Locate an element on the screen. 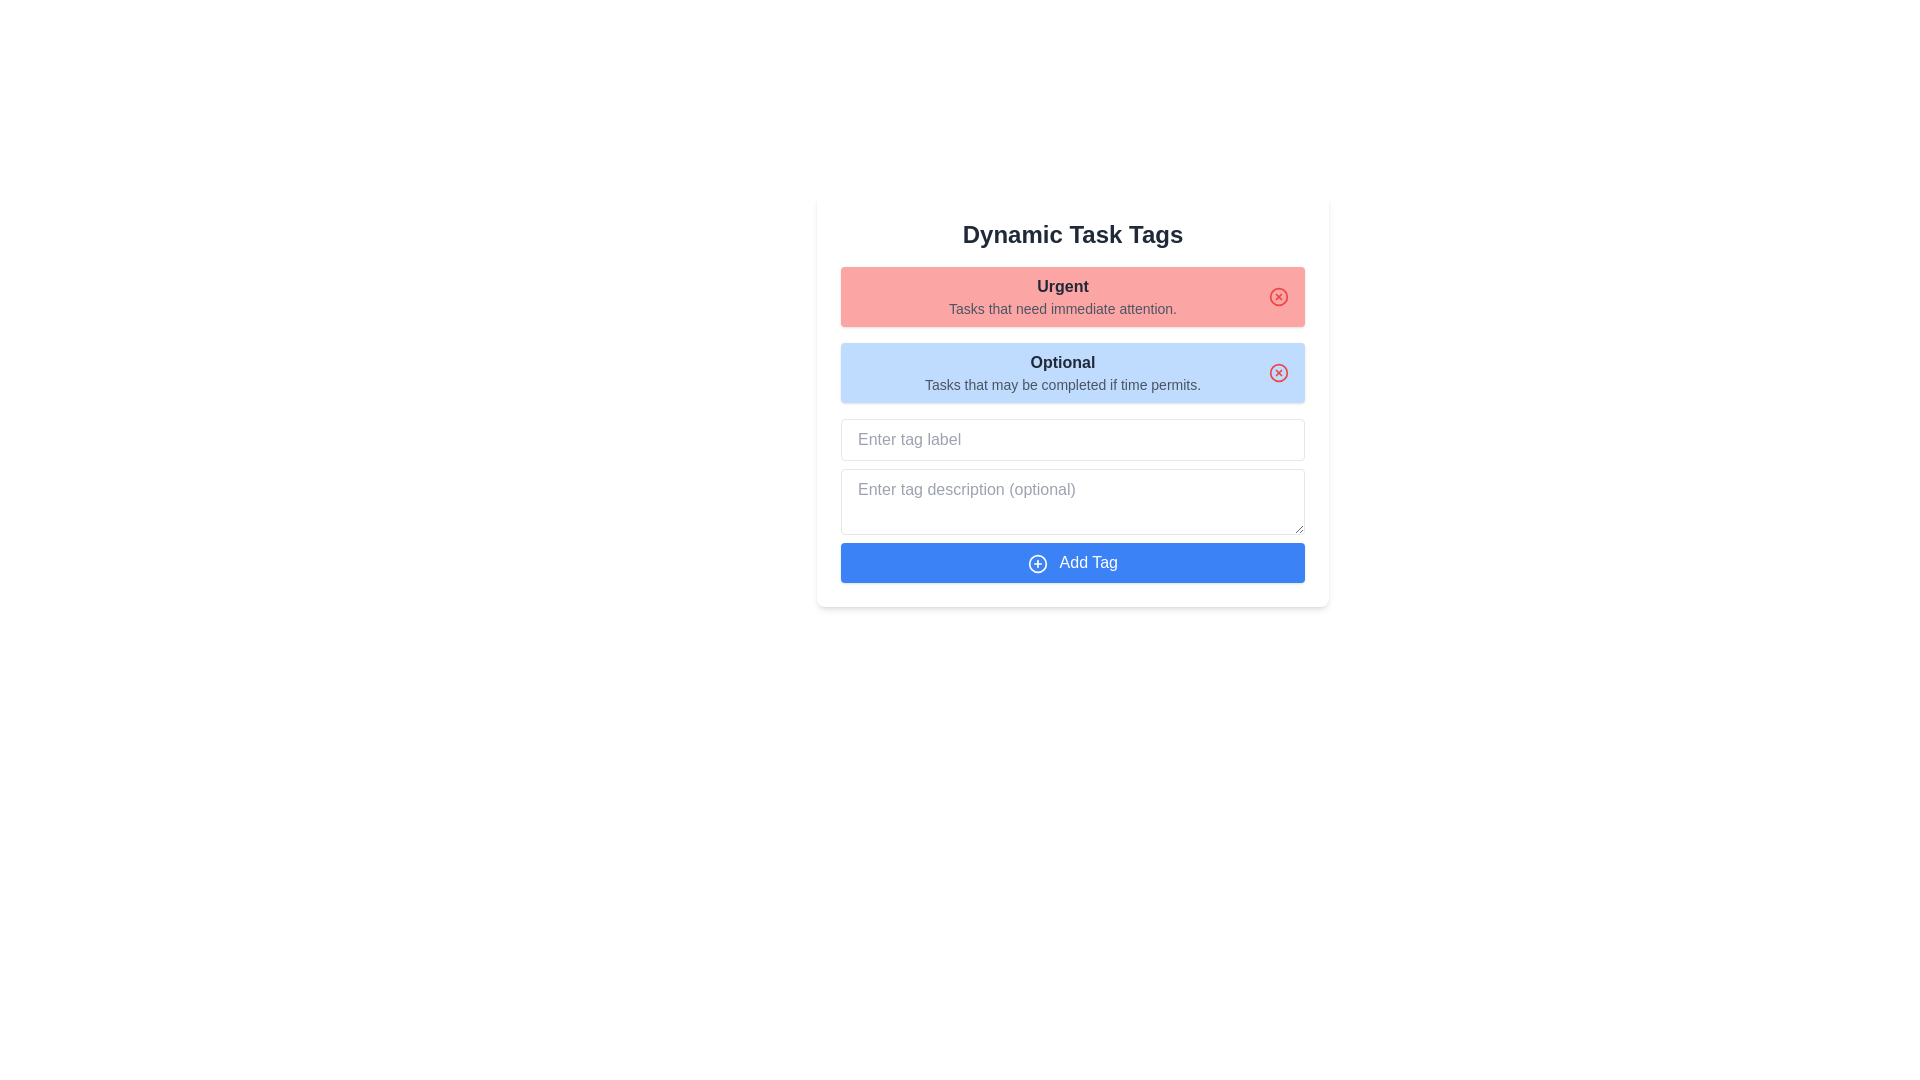  the text label that provides a description or guideline about tasks within the 'Optional' category, which is located immediately below the 'Optional' header in a light blue background section is located at coordinates (1061, 385).